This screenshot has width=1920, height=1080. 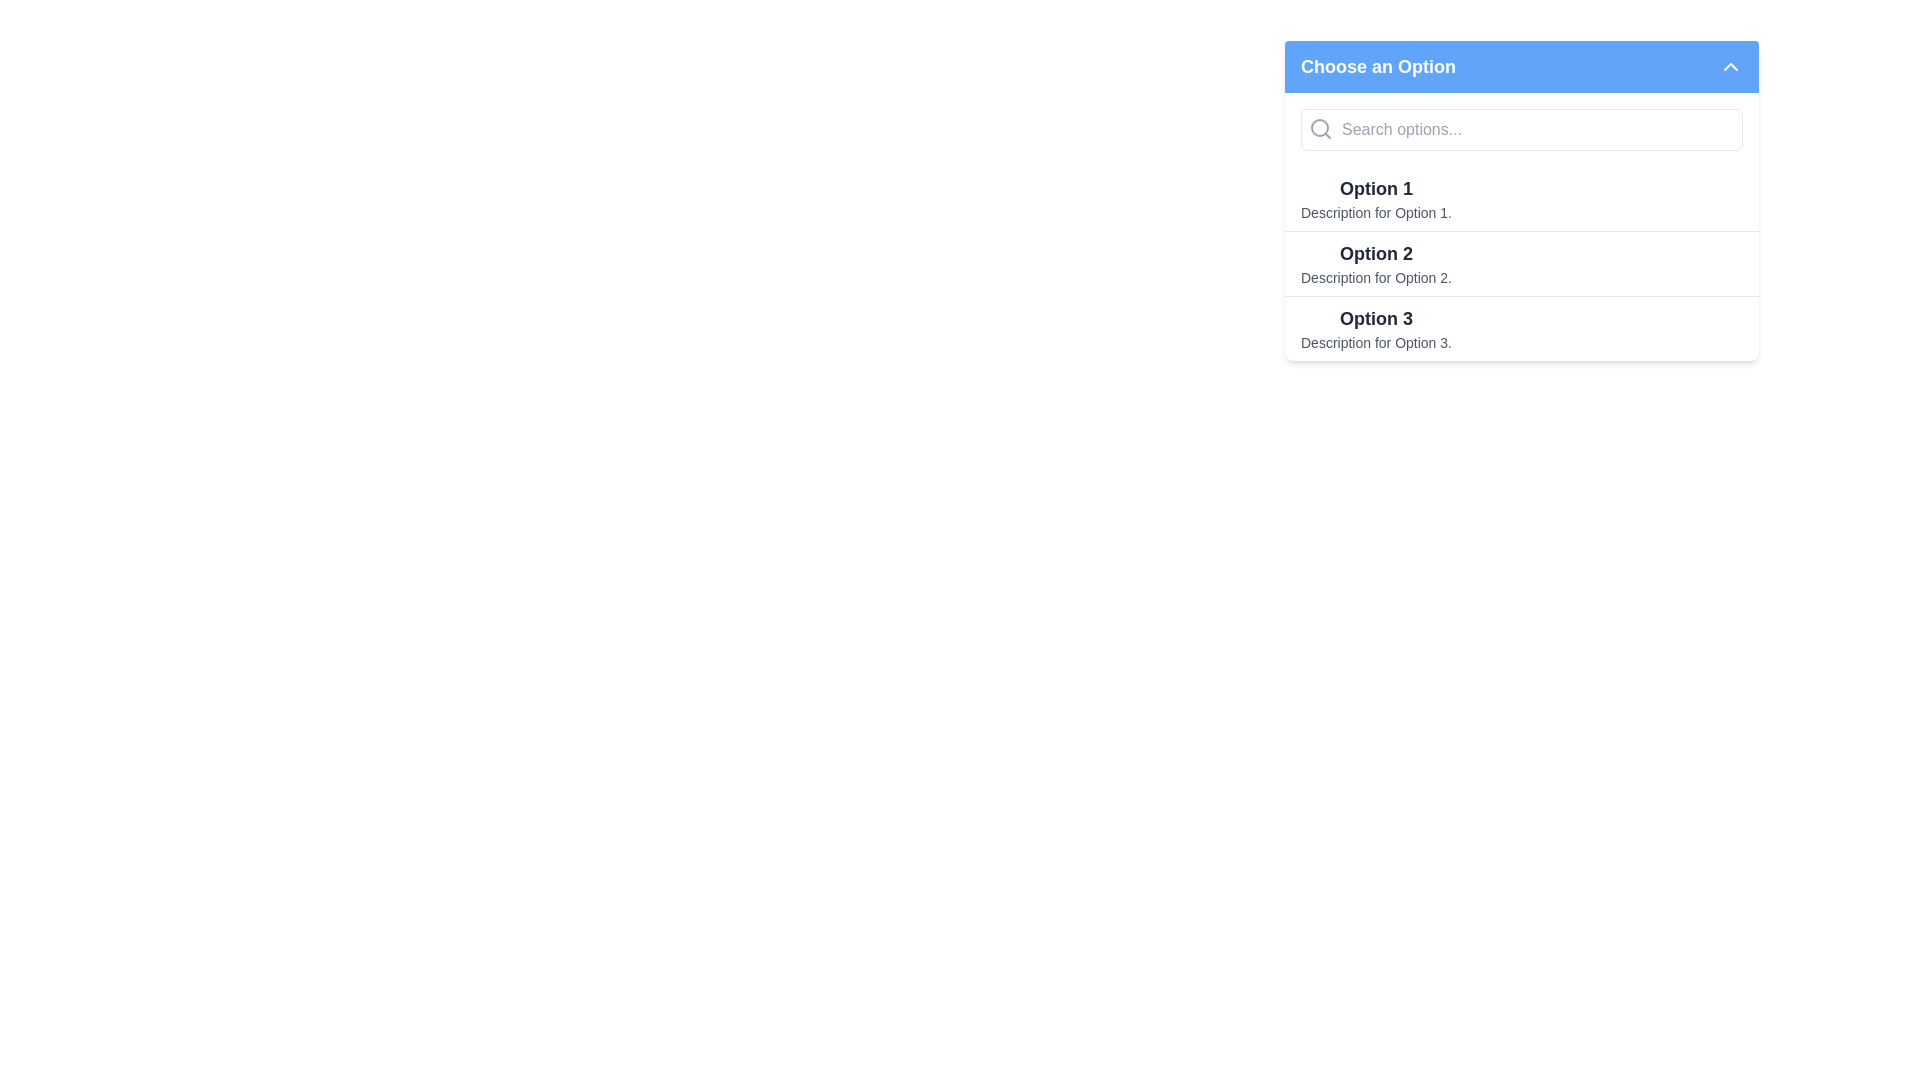 I want to click on the second option in the dropdown list, so click(x=1520, y=226).